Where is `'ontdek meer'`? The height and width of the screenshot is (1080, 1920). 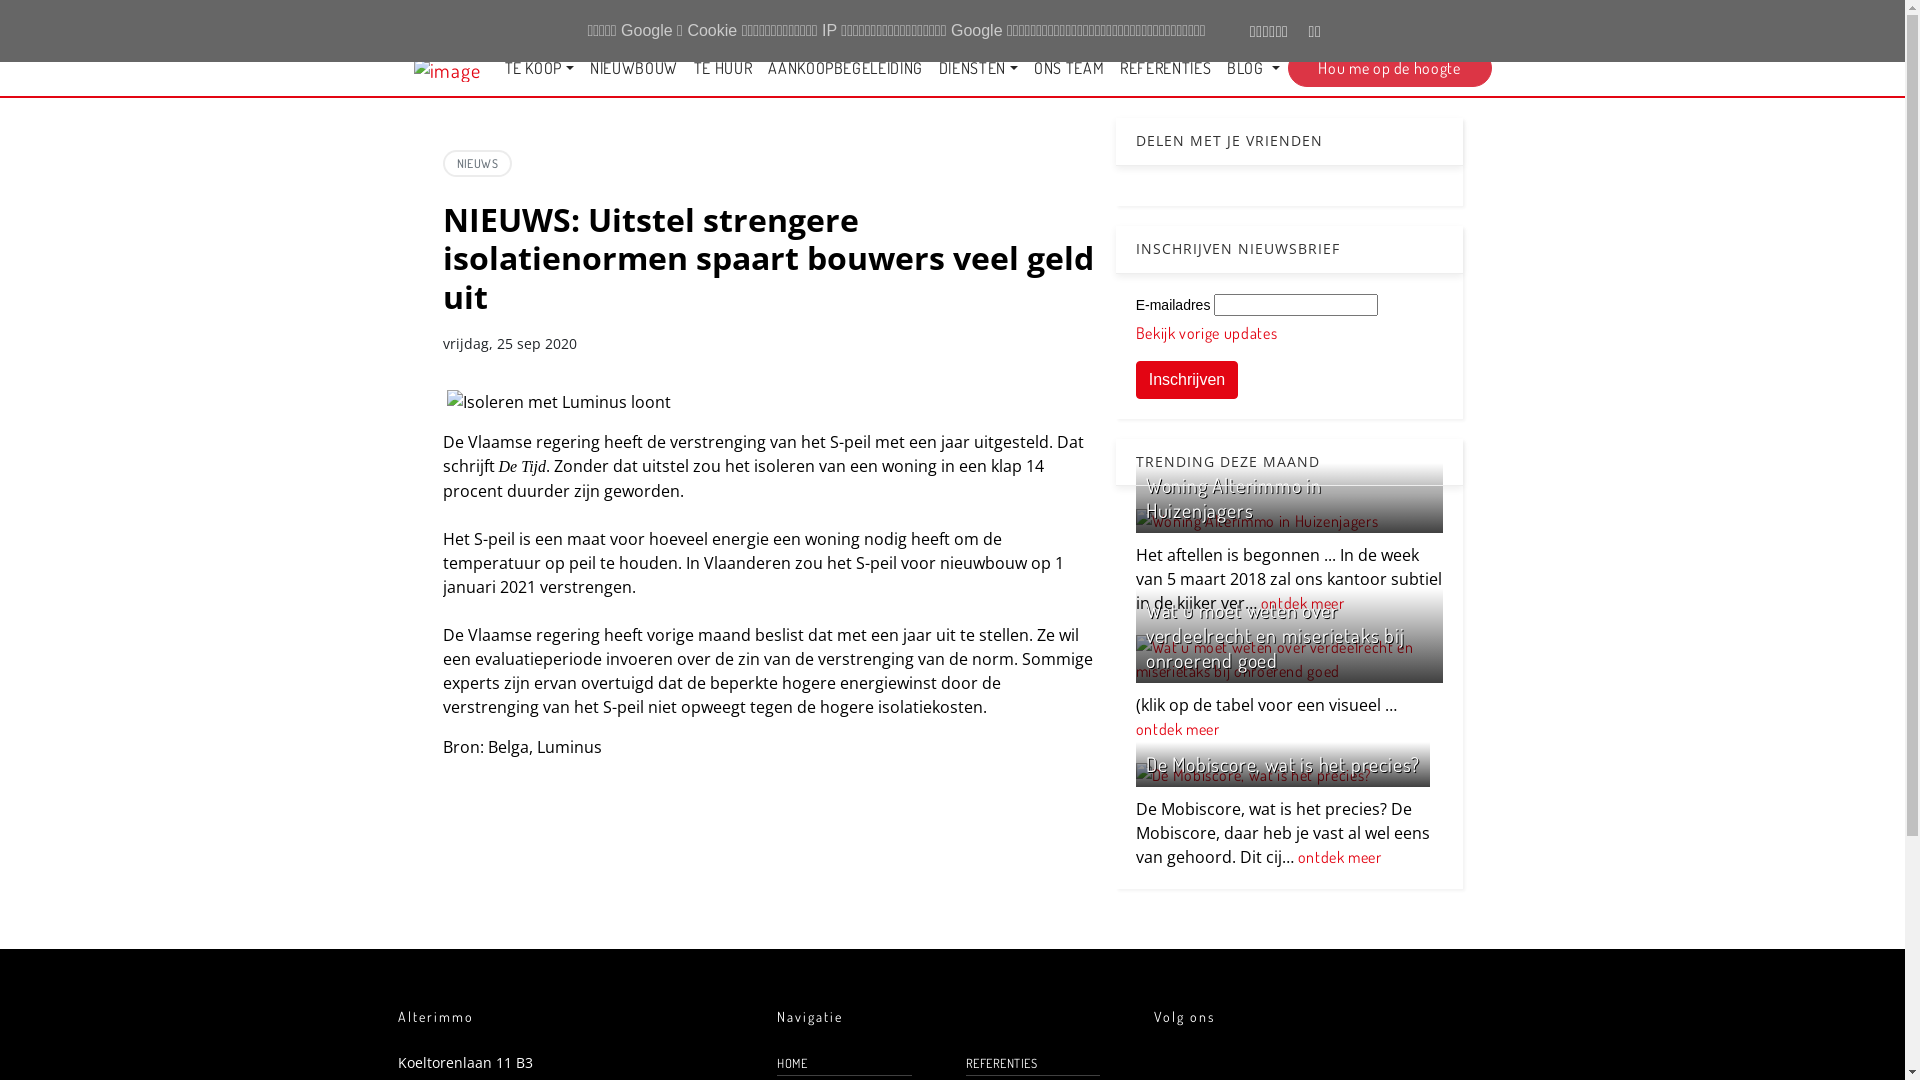
'ontdek meer' is located at coordinates (1302, 601).